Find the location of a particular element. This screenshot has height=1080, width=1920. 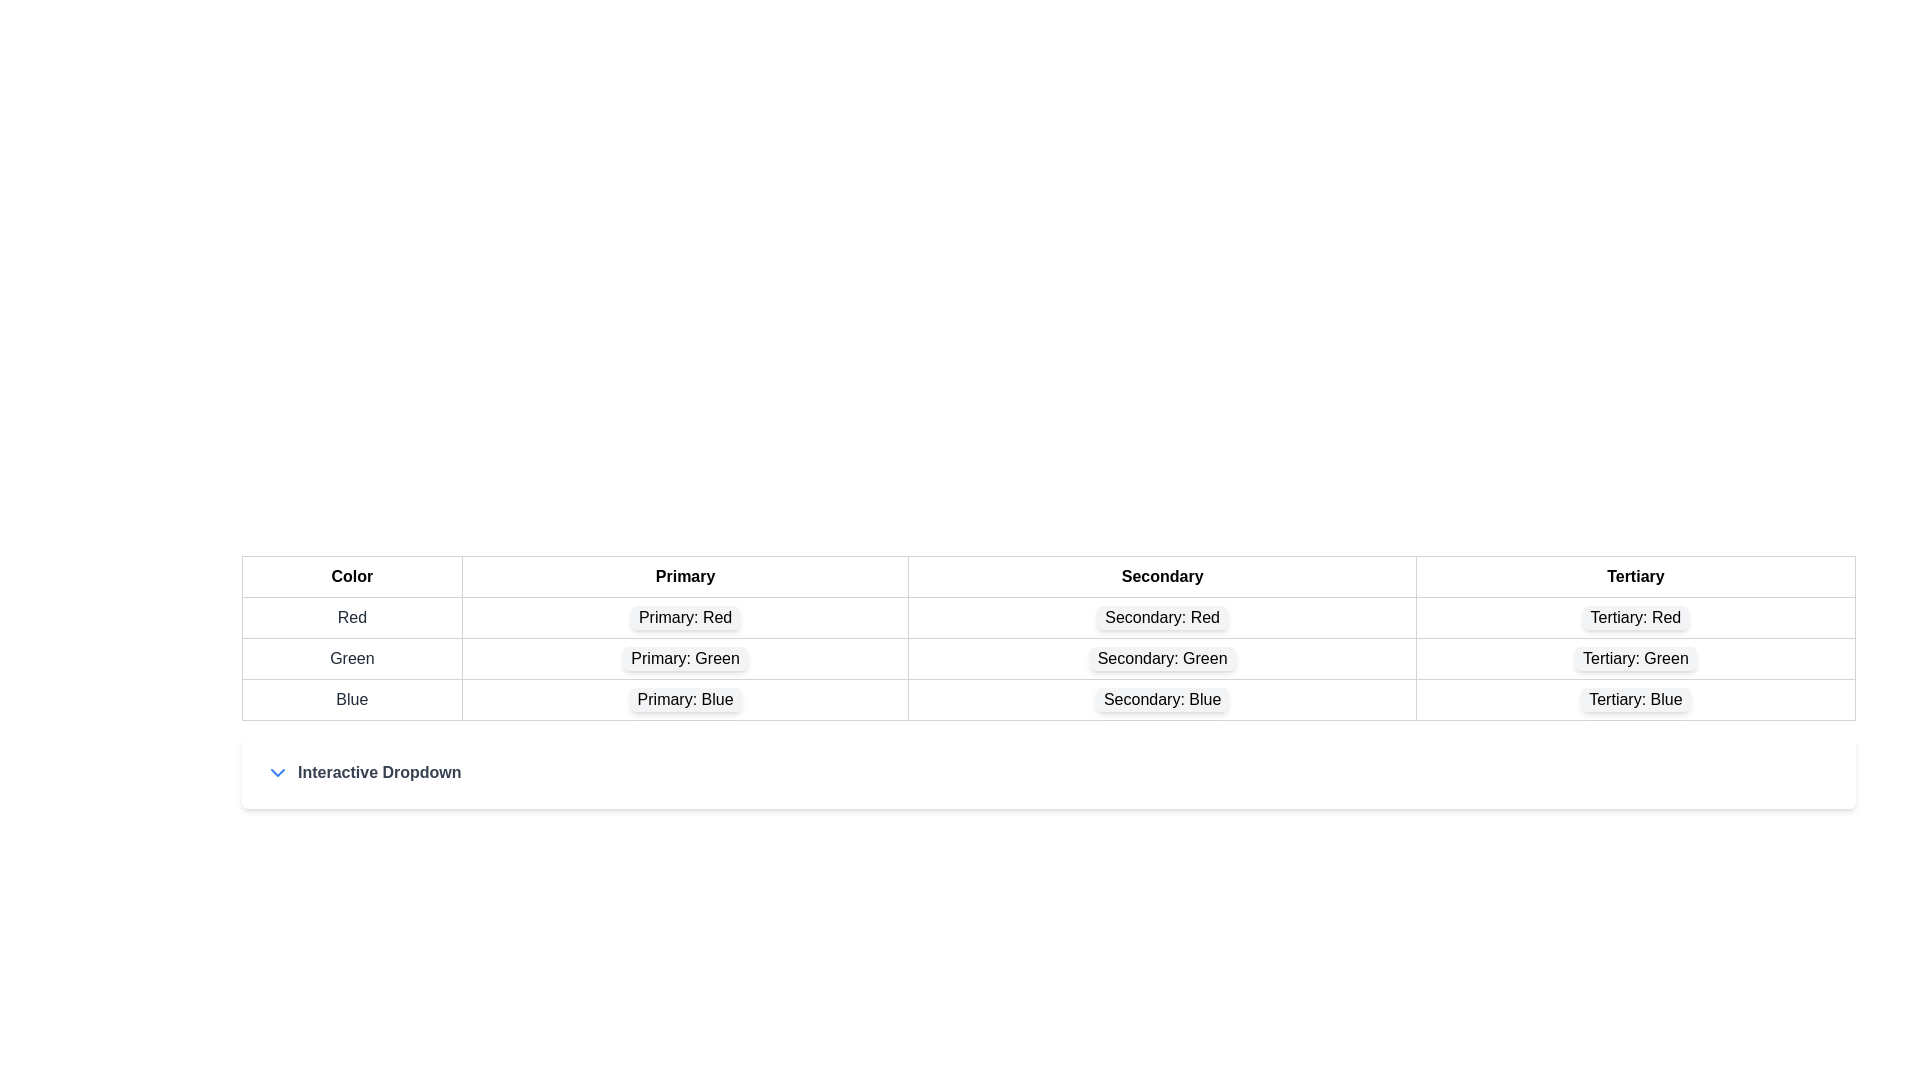

the chevron icon indicating a dropdown menu located to the left of the 'Interactive Dropdown' text is located at coordinates (277, 771).